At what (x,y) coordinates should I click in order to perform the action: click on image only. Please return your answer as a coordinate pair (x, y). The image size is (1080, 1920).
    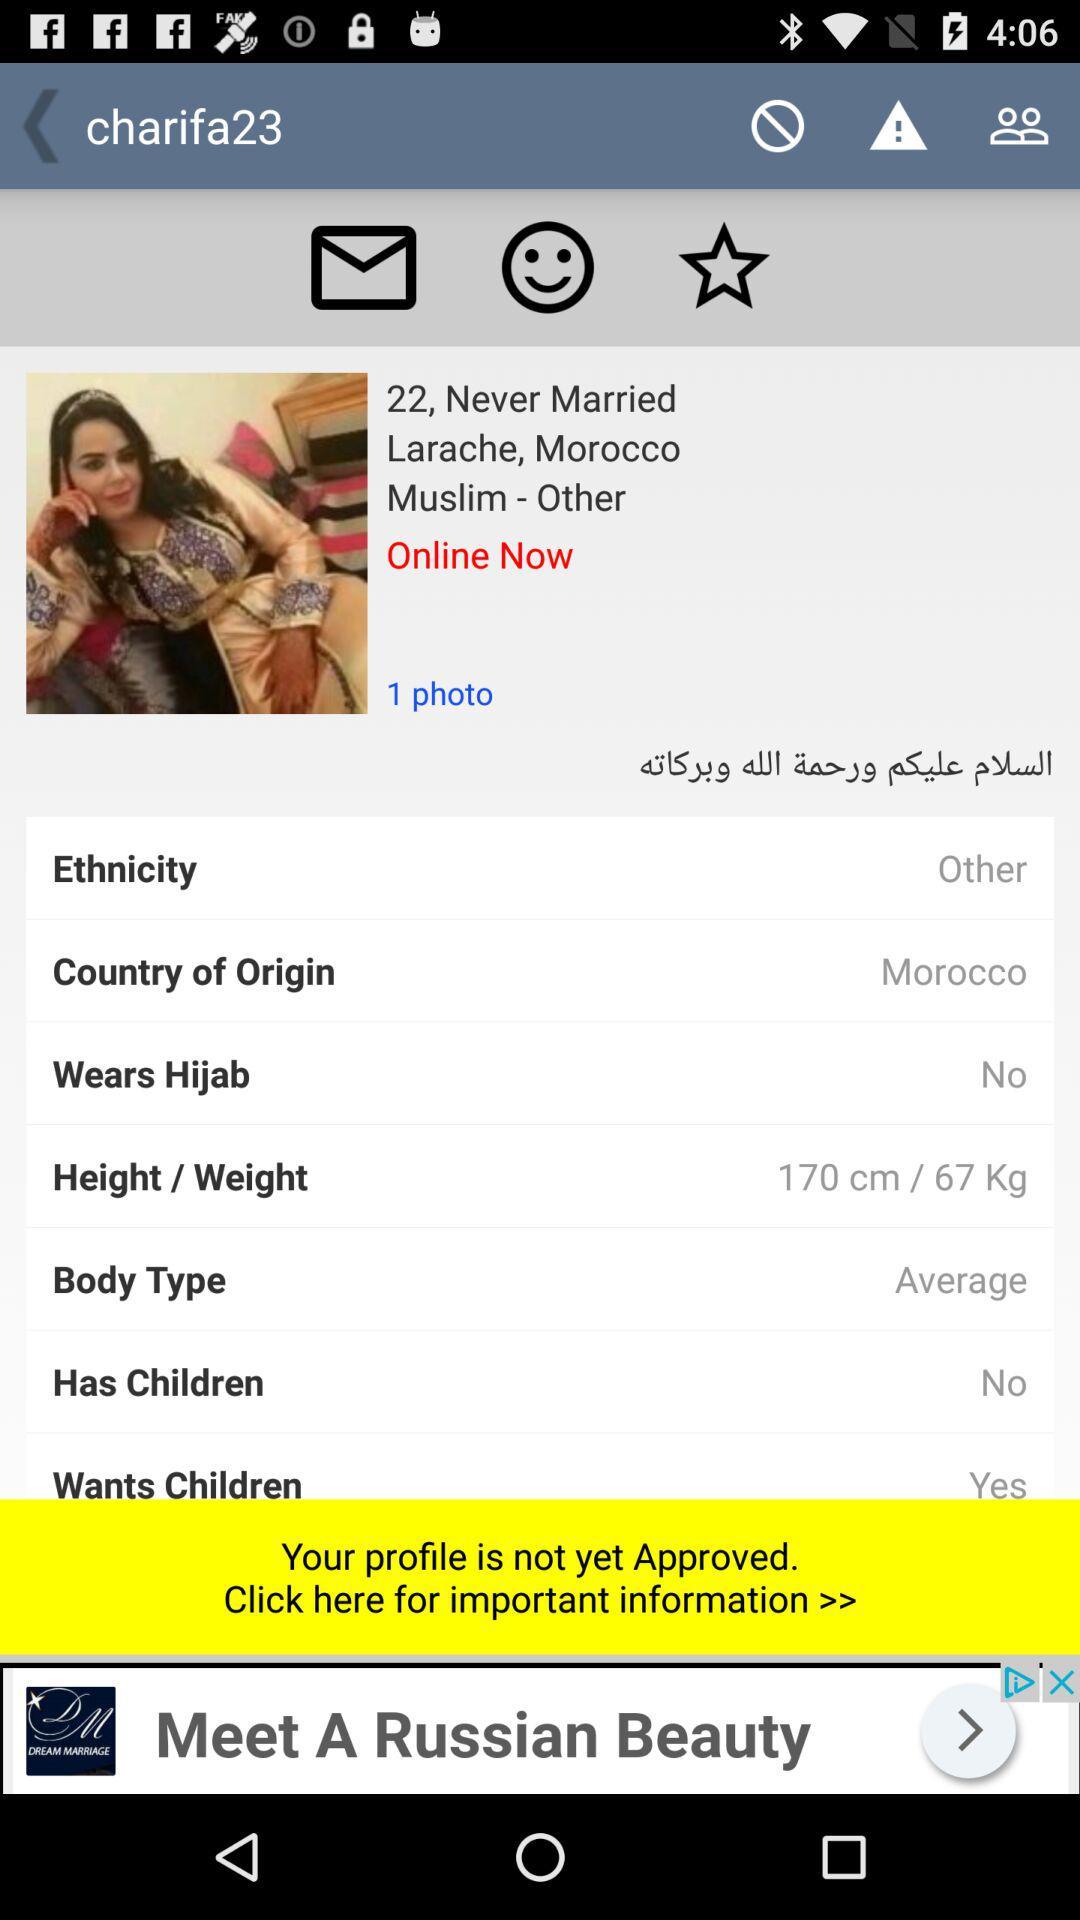
    Looking at the image, I should click on (196, 543).